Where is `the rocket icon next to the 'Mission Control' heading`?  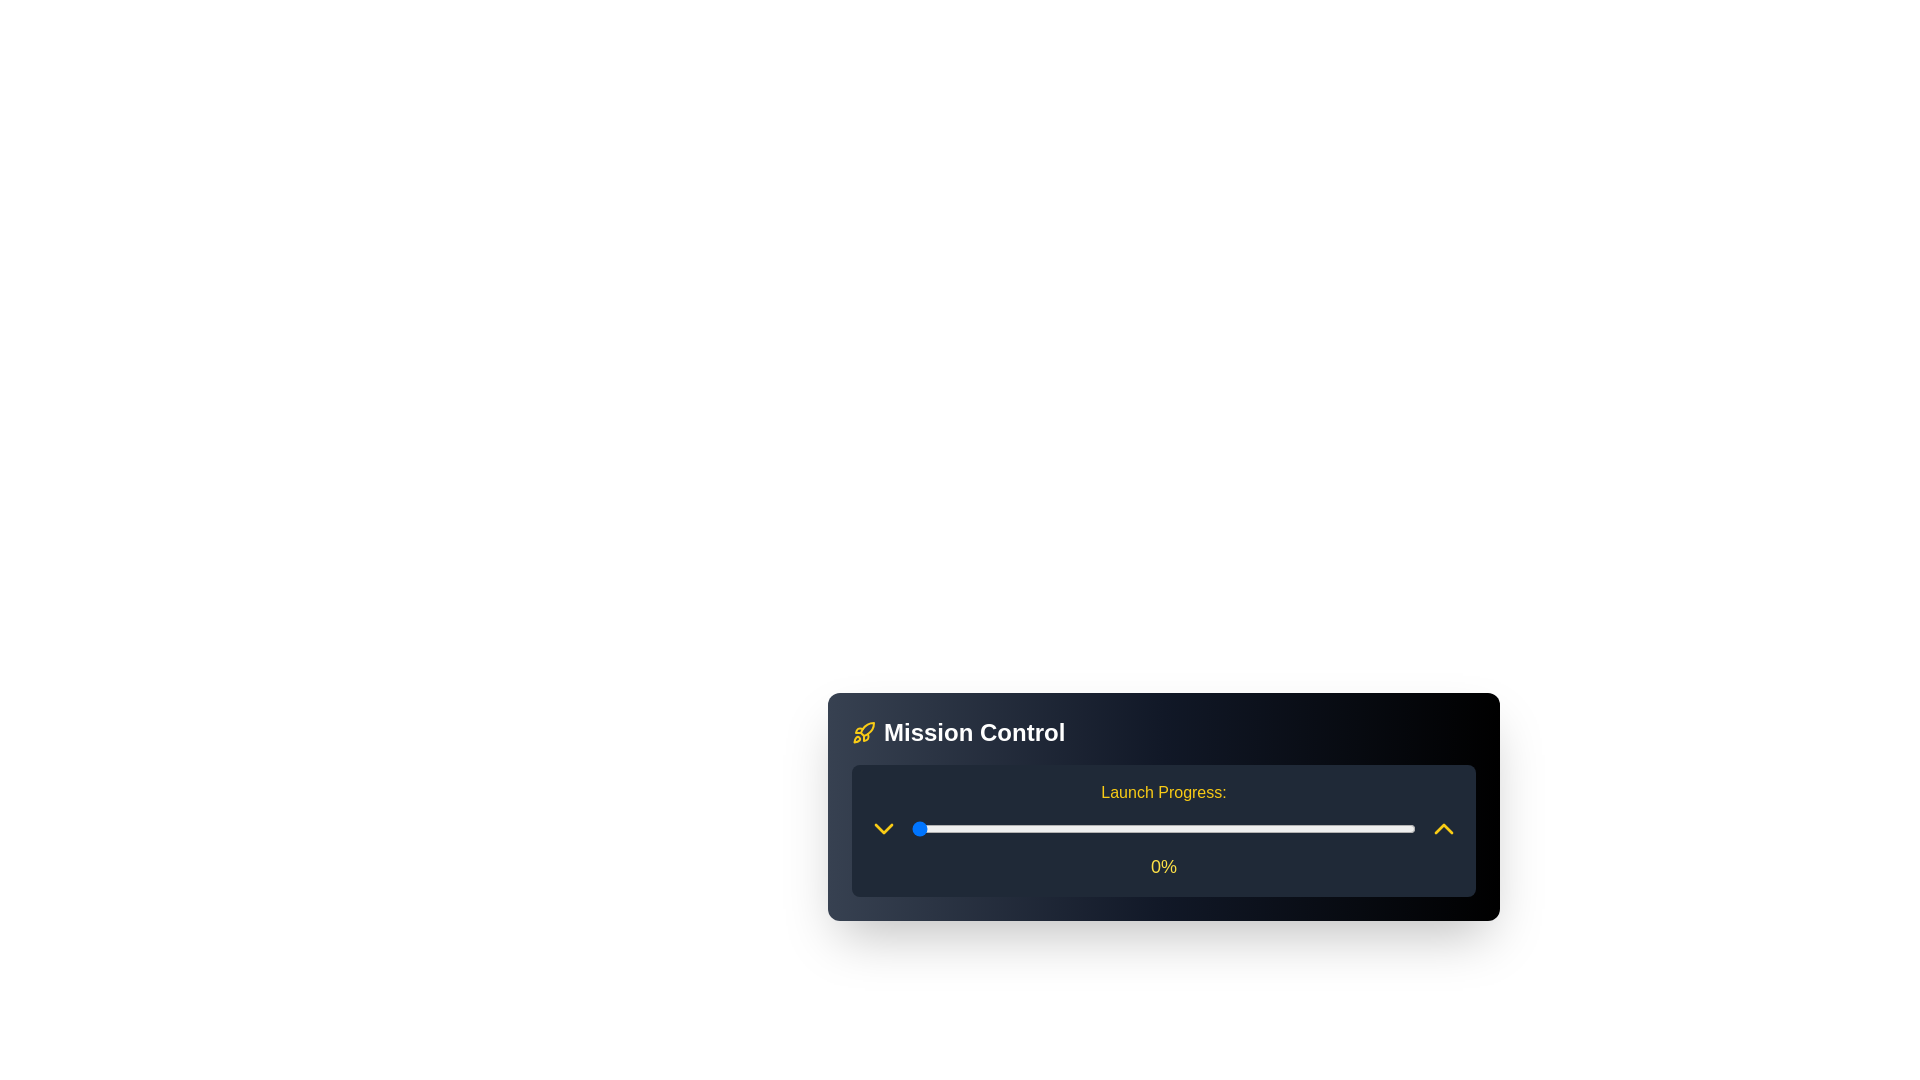
the rocket icon next to the 'Mission Control' heading is located at coordinates (864, 732).